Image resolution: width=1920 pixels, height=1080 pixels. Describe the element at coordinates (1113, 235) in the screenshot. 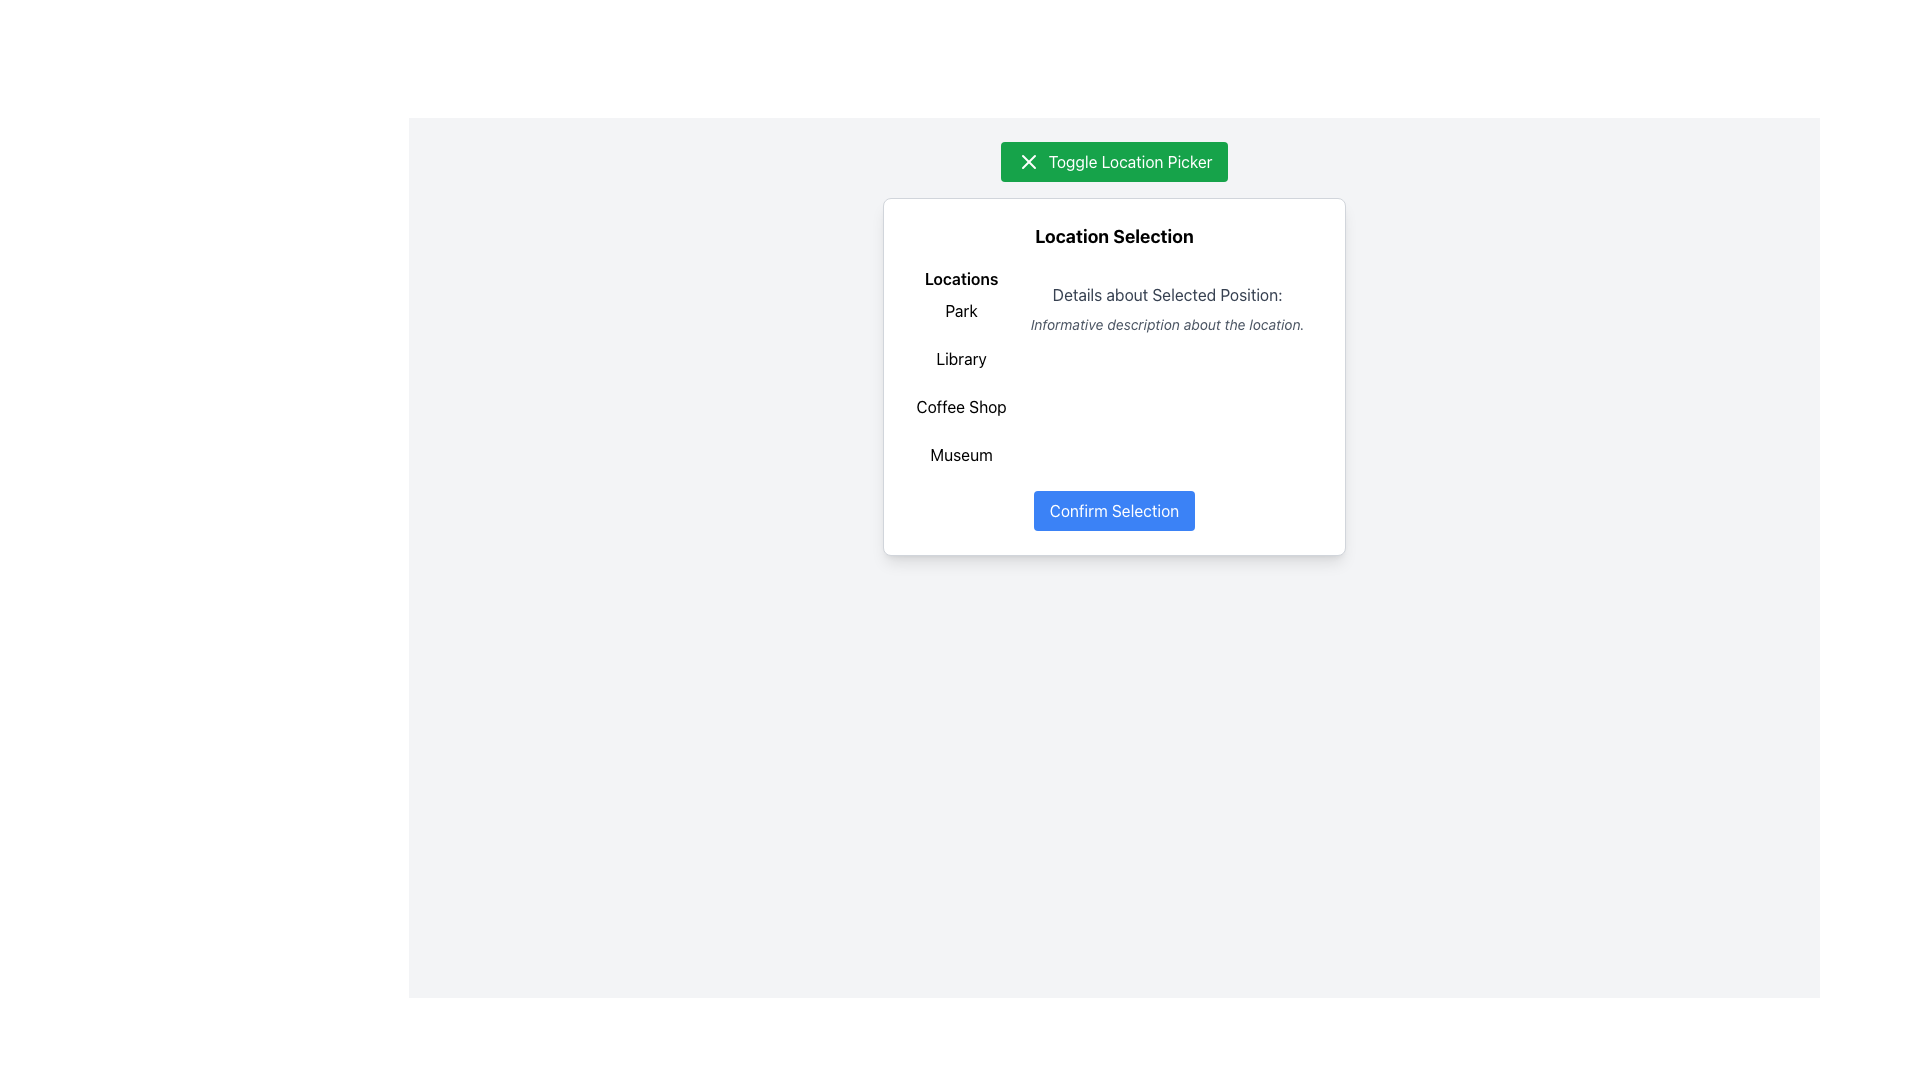

I see `the Text Display element, which serves as the header for the section and is positioned above 'Locations' and 'Details about Selected Position'` at that location.